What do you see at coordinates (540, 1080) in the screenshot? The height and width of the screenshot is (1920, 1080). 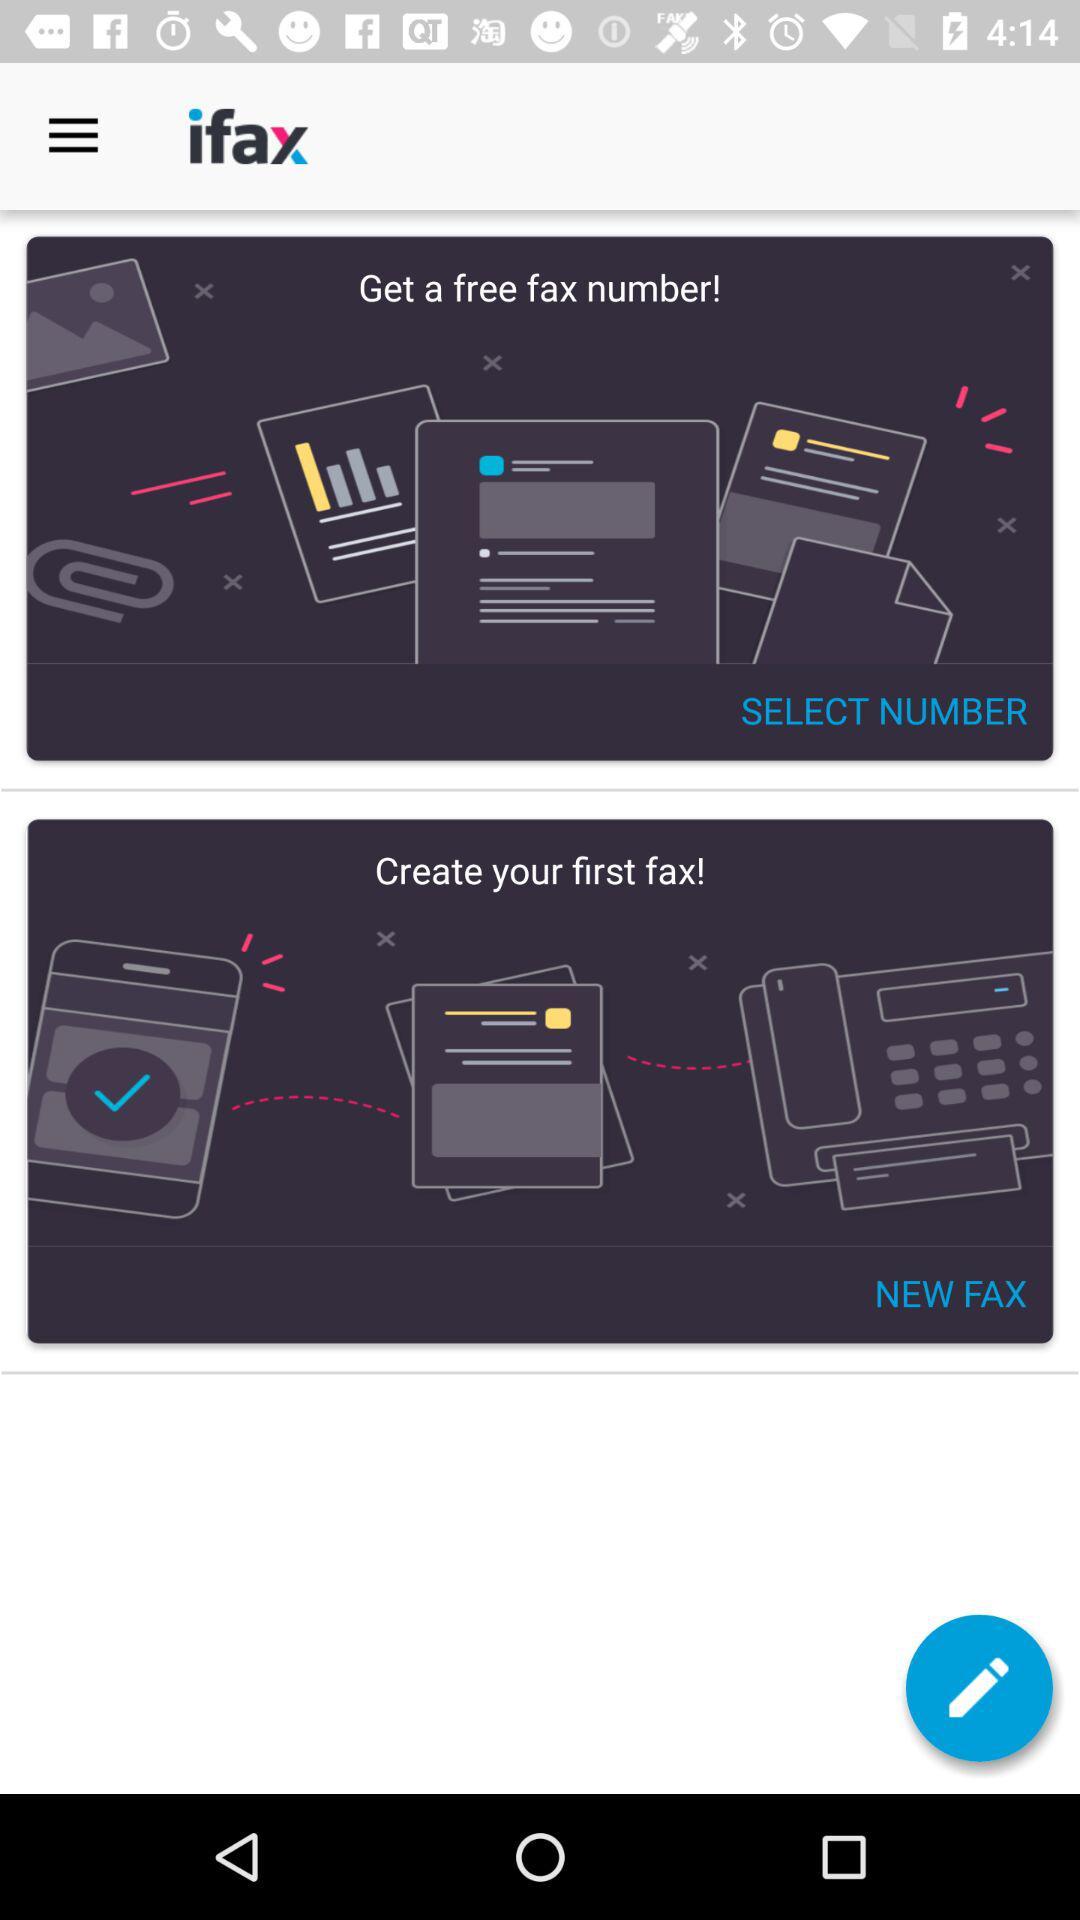 I see `your first fax` at bounding box center [540, 1080].